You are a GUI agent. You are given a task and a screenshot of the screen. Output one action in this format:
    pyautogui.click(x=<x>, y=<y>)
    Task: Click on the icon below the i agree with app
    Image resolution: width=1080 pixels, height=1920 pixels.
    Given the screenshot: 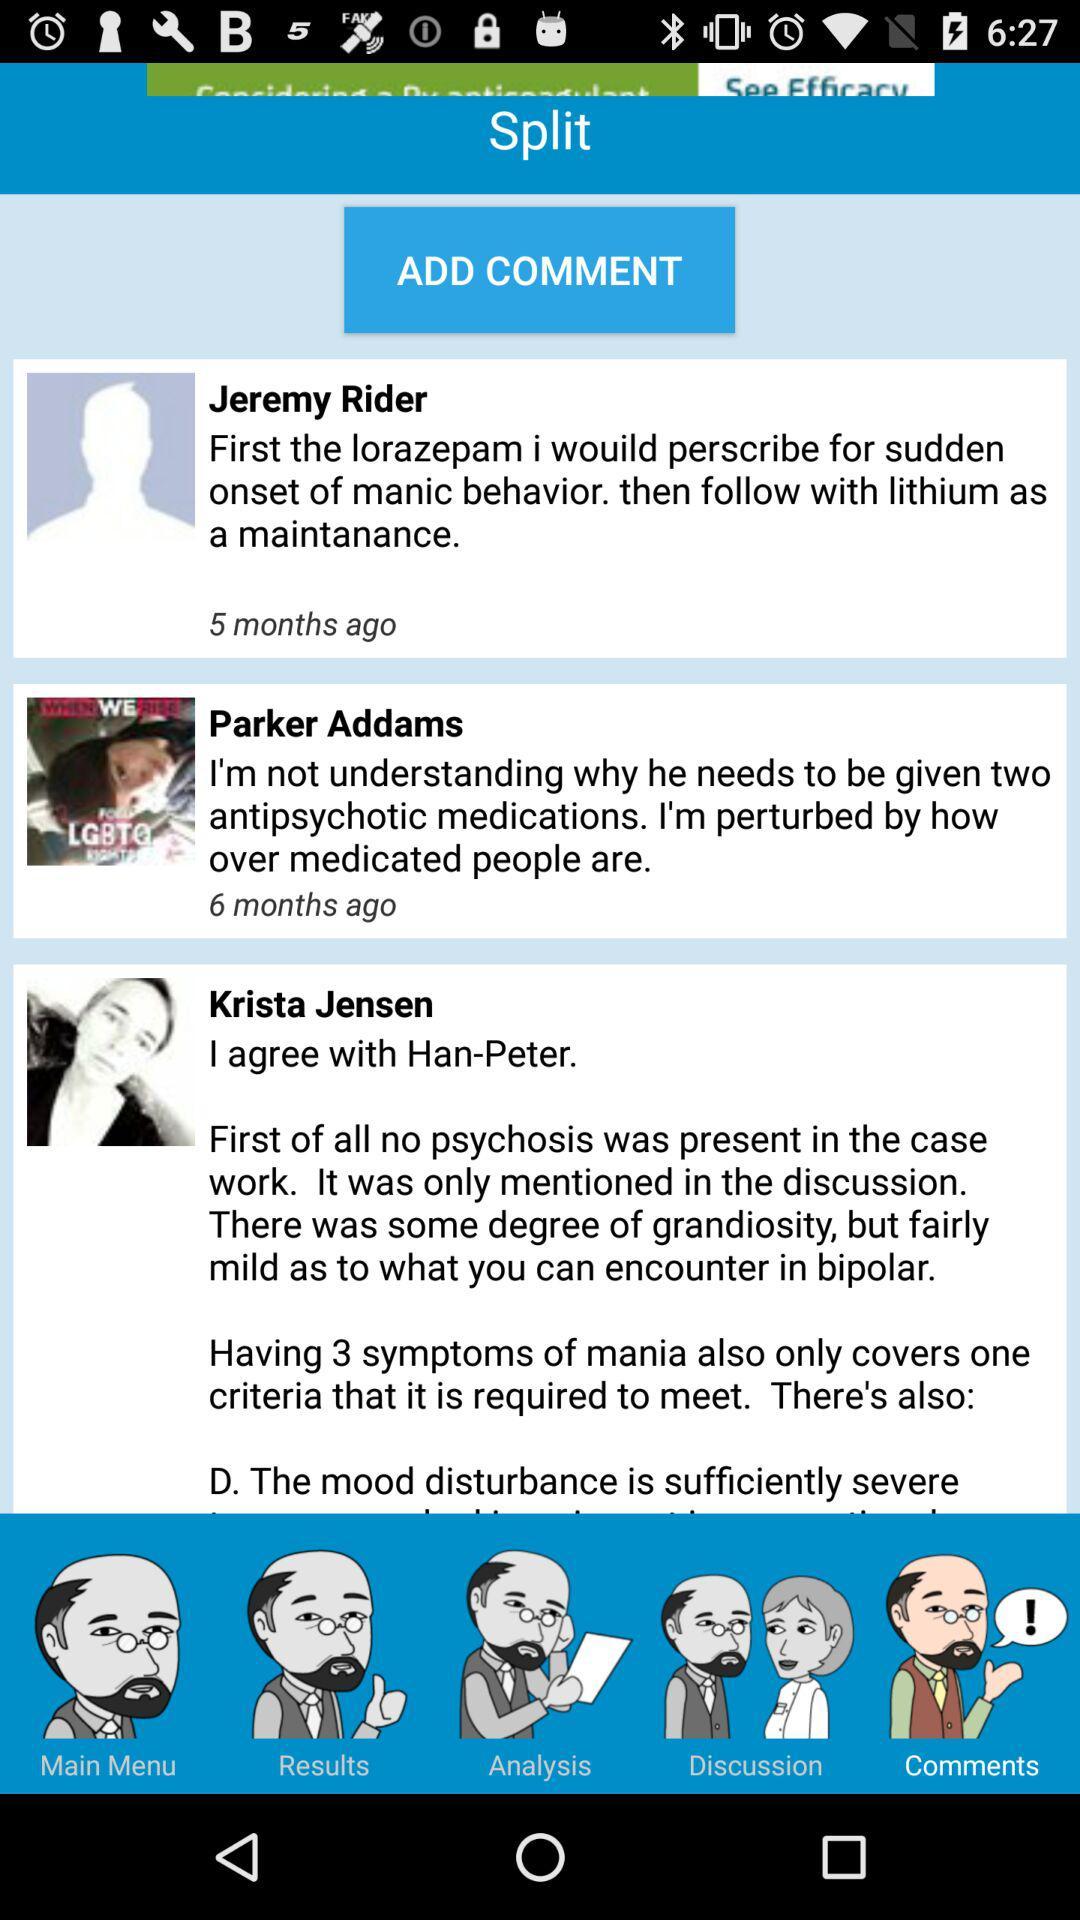 What is the action you would take?
    pyautogui.click(x=323, y=1653)
    